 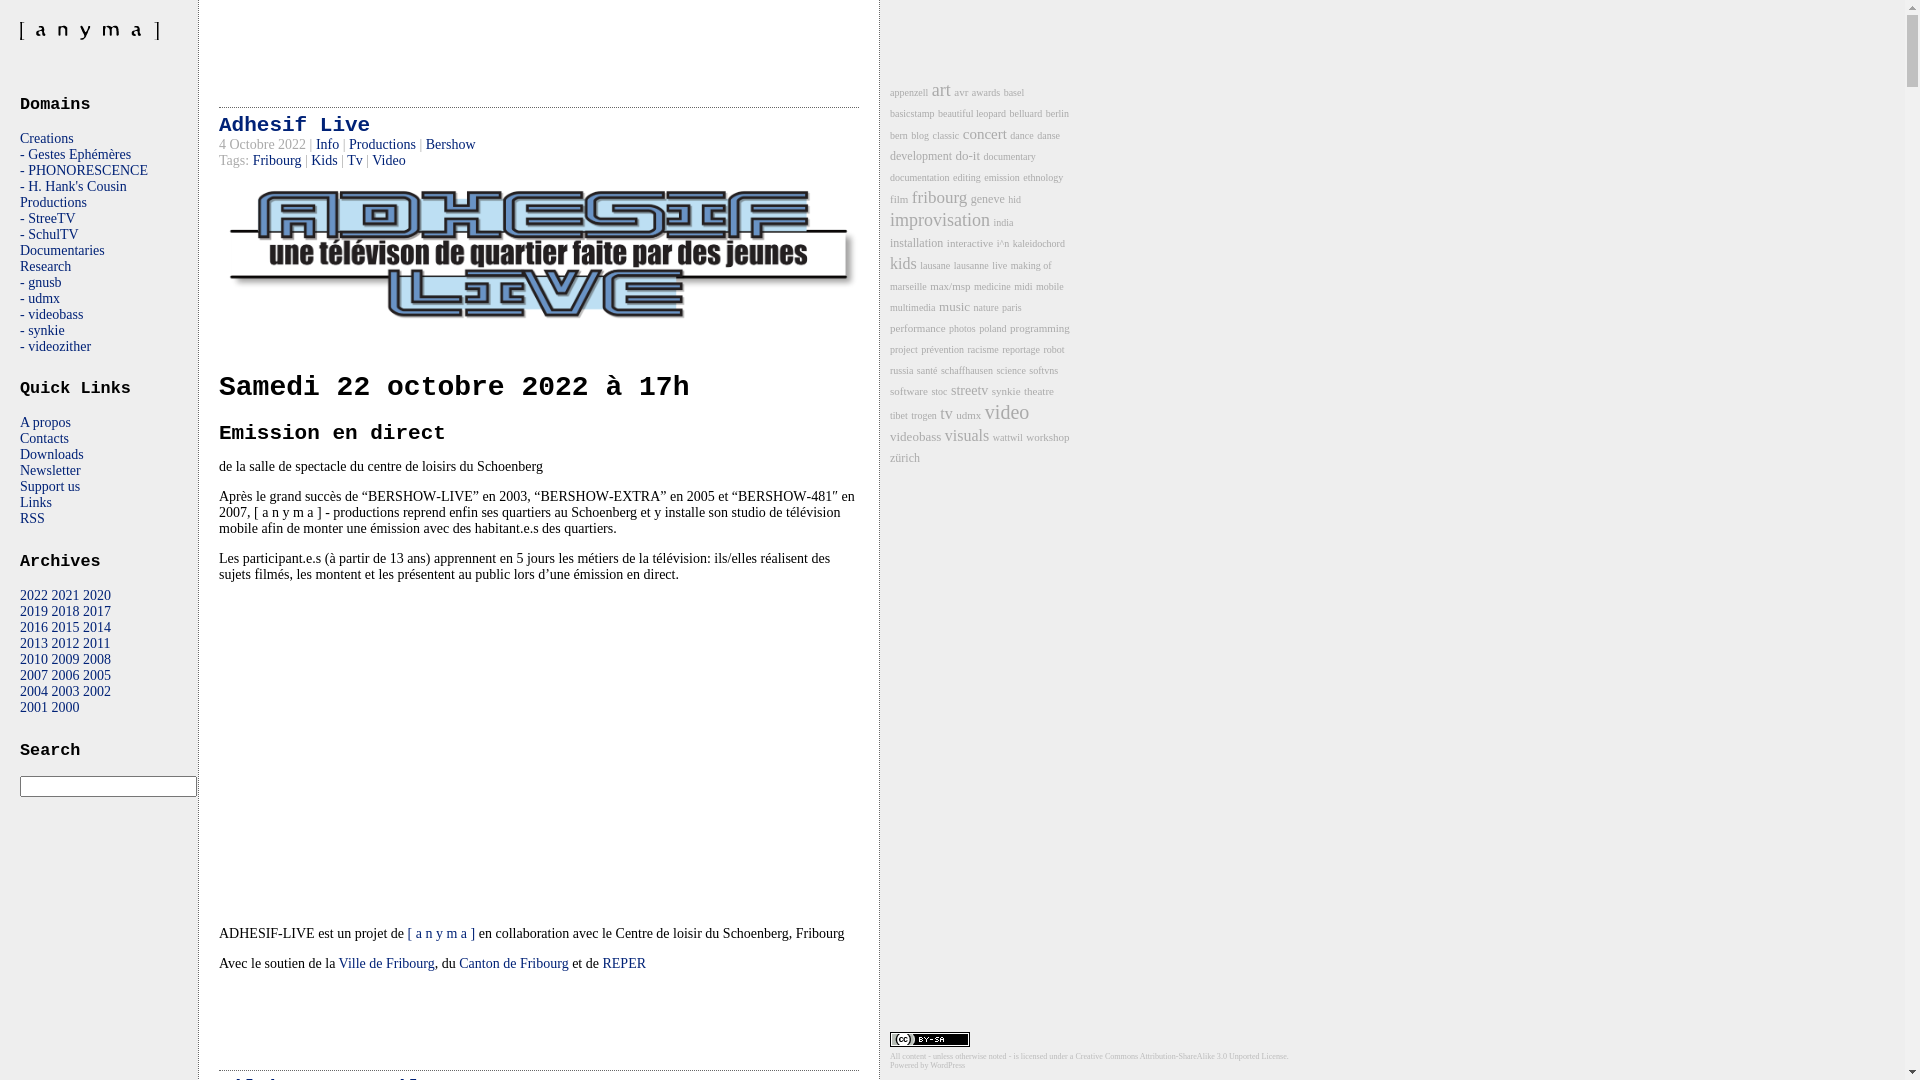 I want to click on '2016', so click(x=19, y=626).